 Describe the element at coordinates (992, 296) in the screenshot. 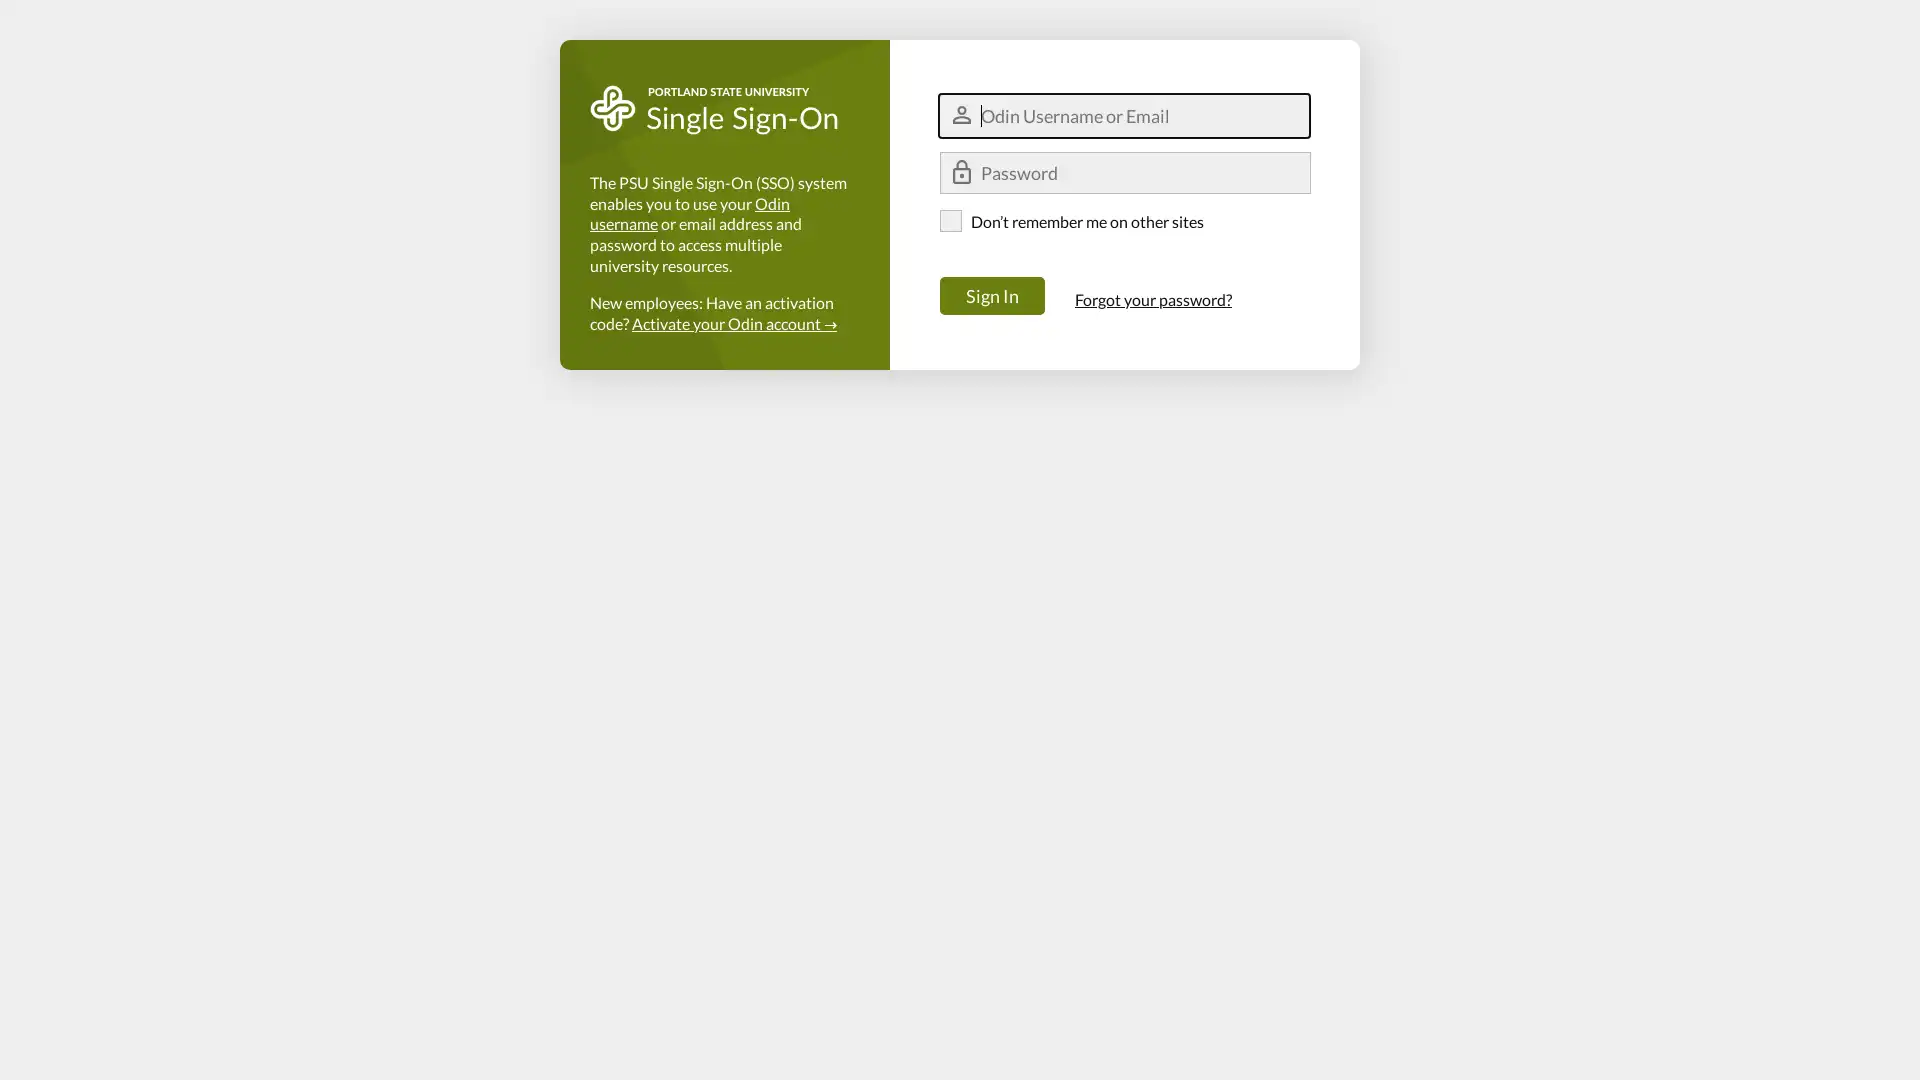

I see `Sign In` at that location.